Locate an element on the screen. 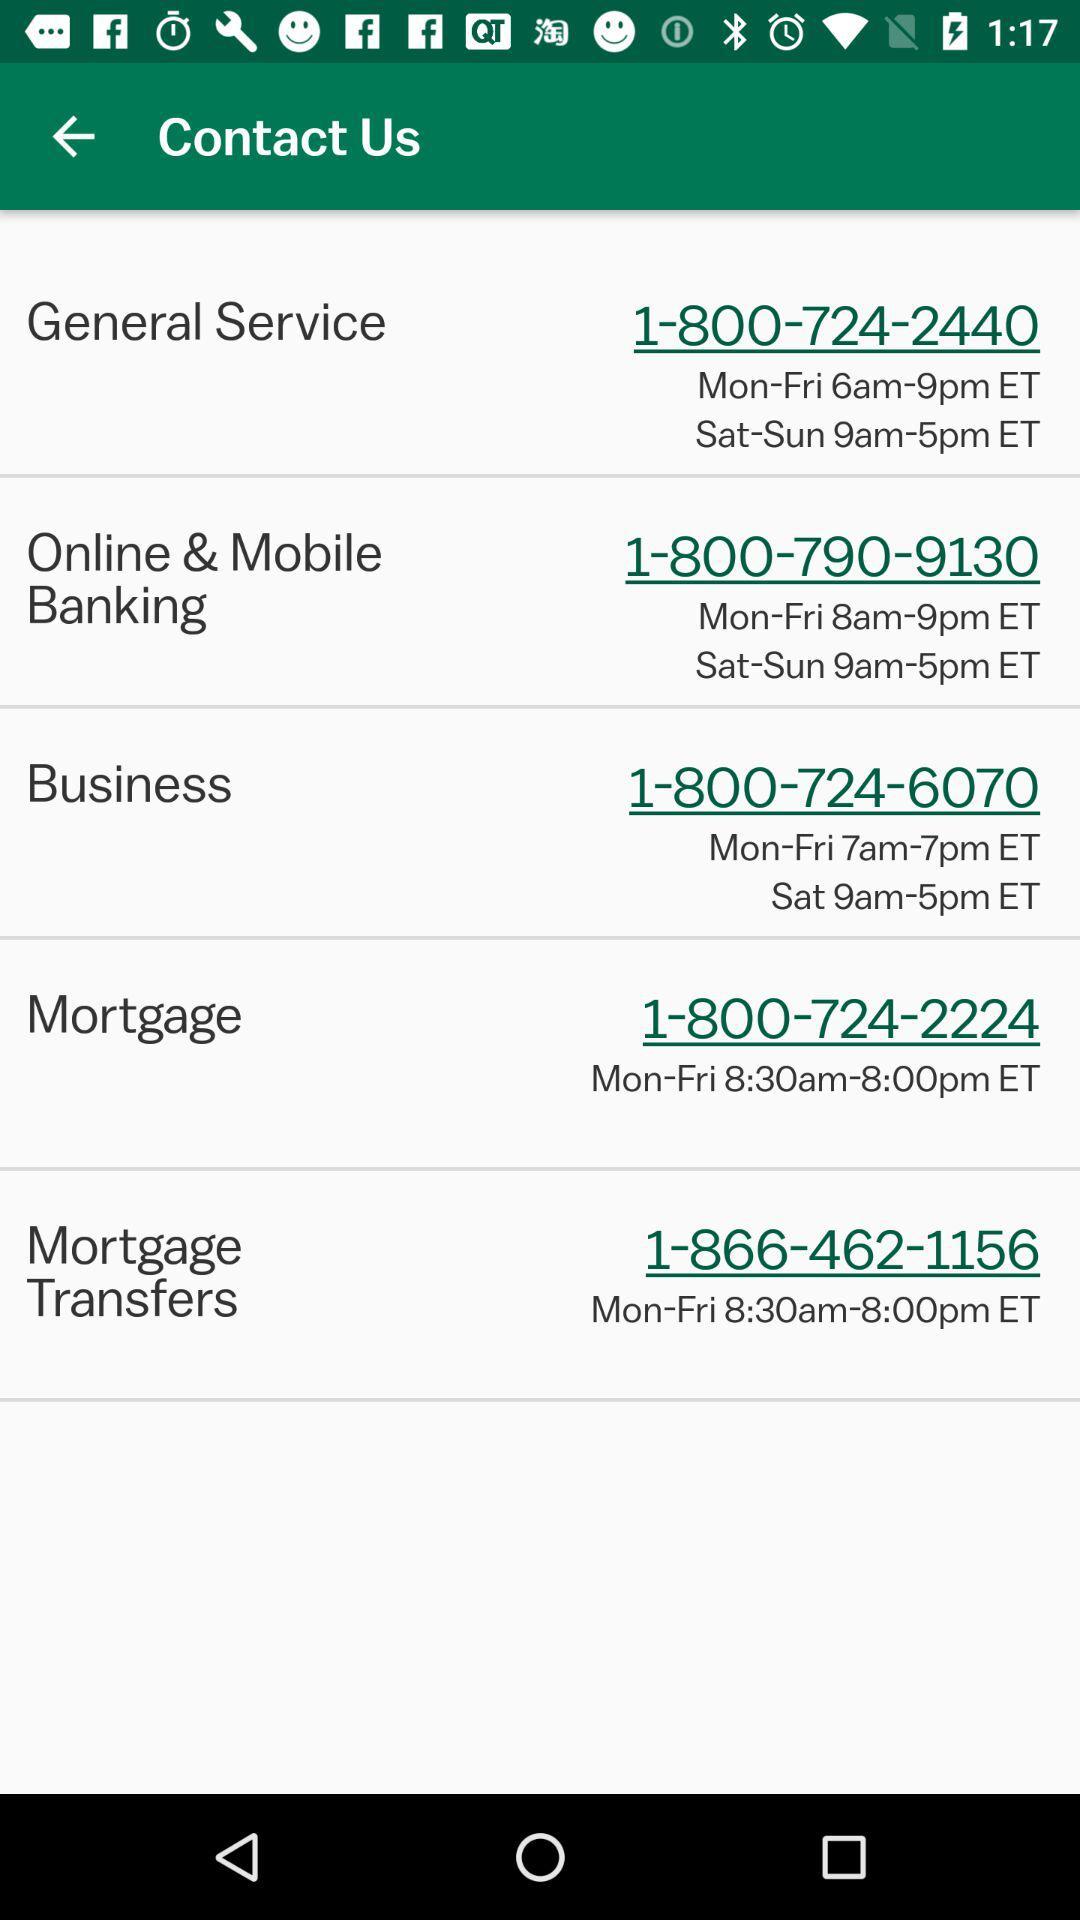 The height and width of the screenshot is (1920, 1080). 1 866 462 icon is located at coordinates (843, 1246).